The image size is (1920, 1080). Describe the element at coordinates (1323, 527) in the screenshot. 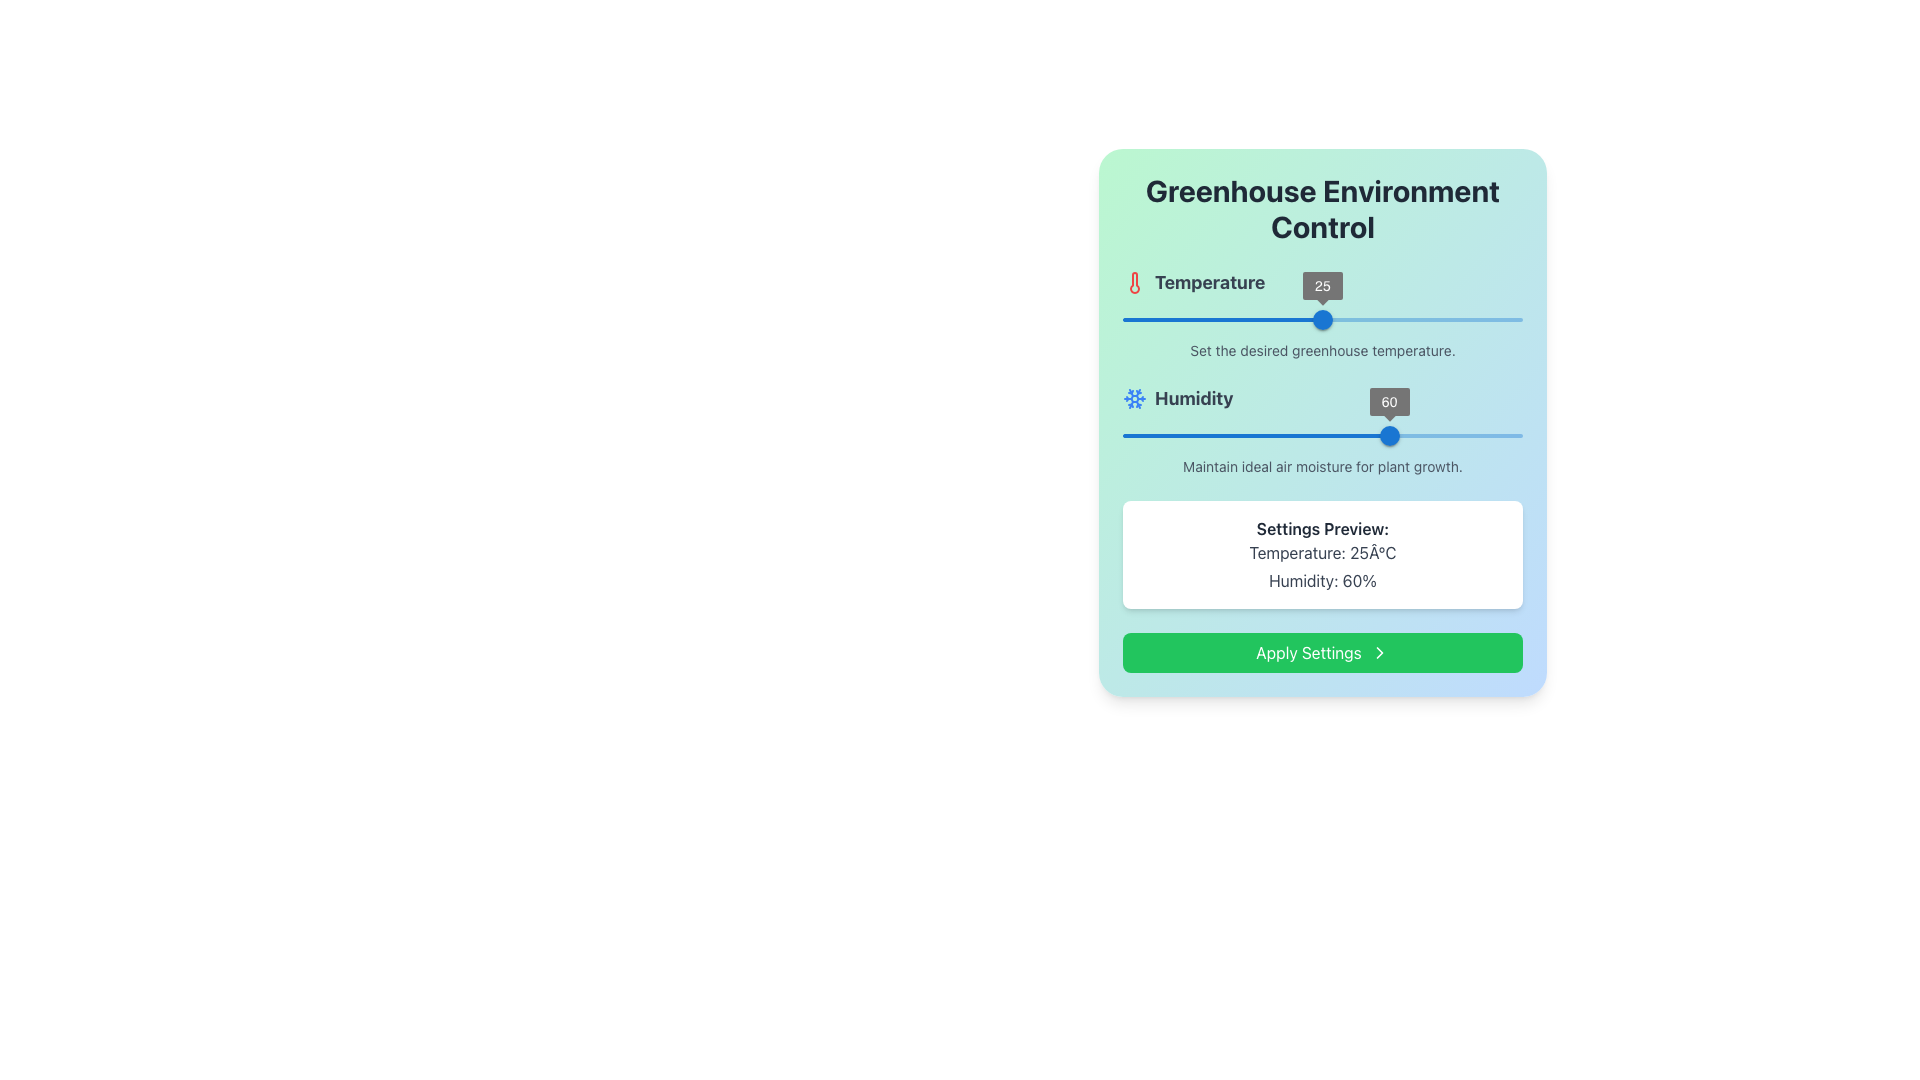

I see `the 'Settings Preview:' text label, which is styled in medium bold dark gray font and is positioned within a white rounded-rectangular section above the 'Apply Settings' button` at that location.